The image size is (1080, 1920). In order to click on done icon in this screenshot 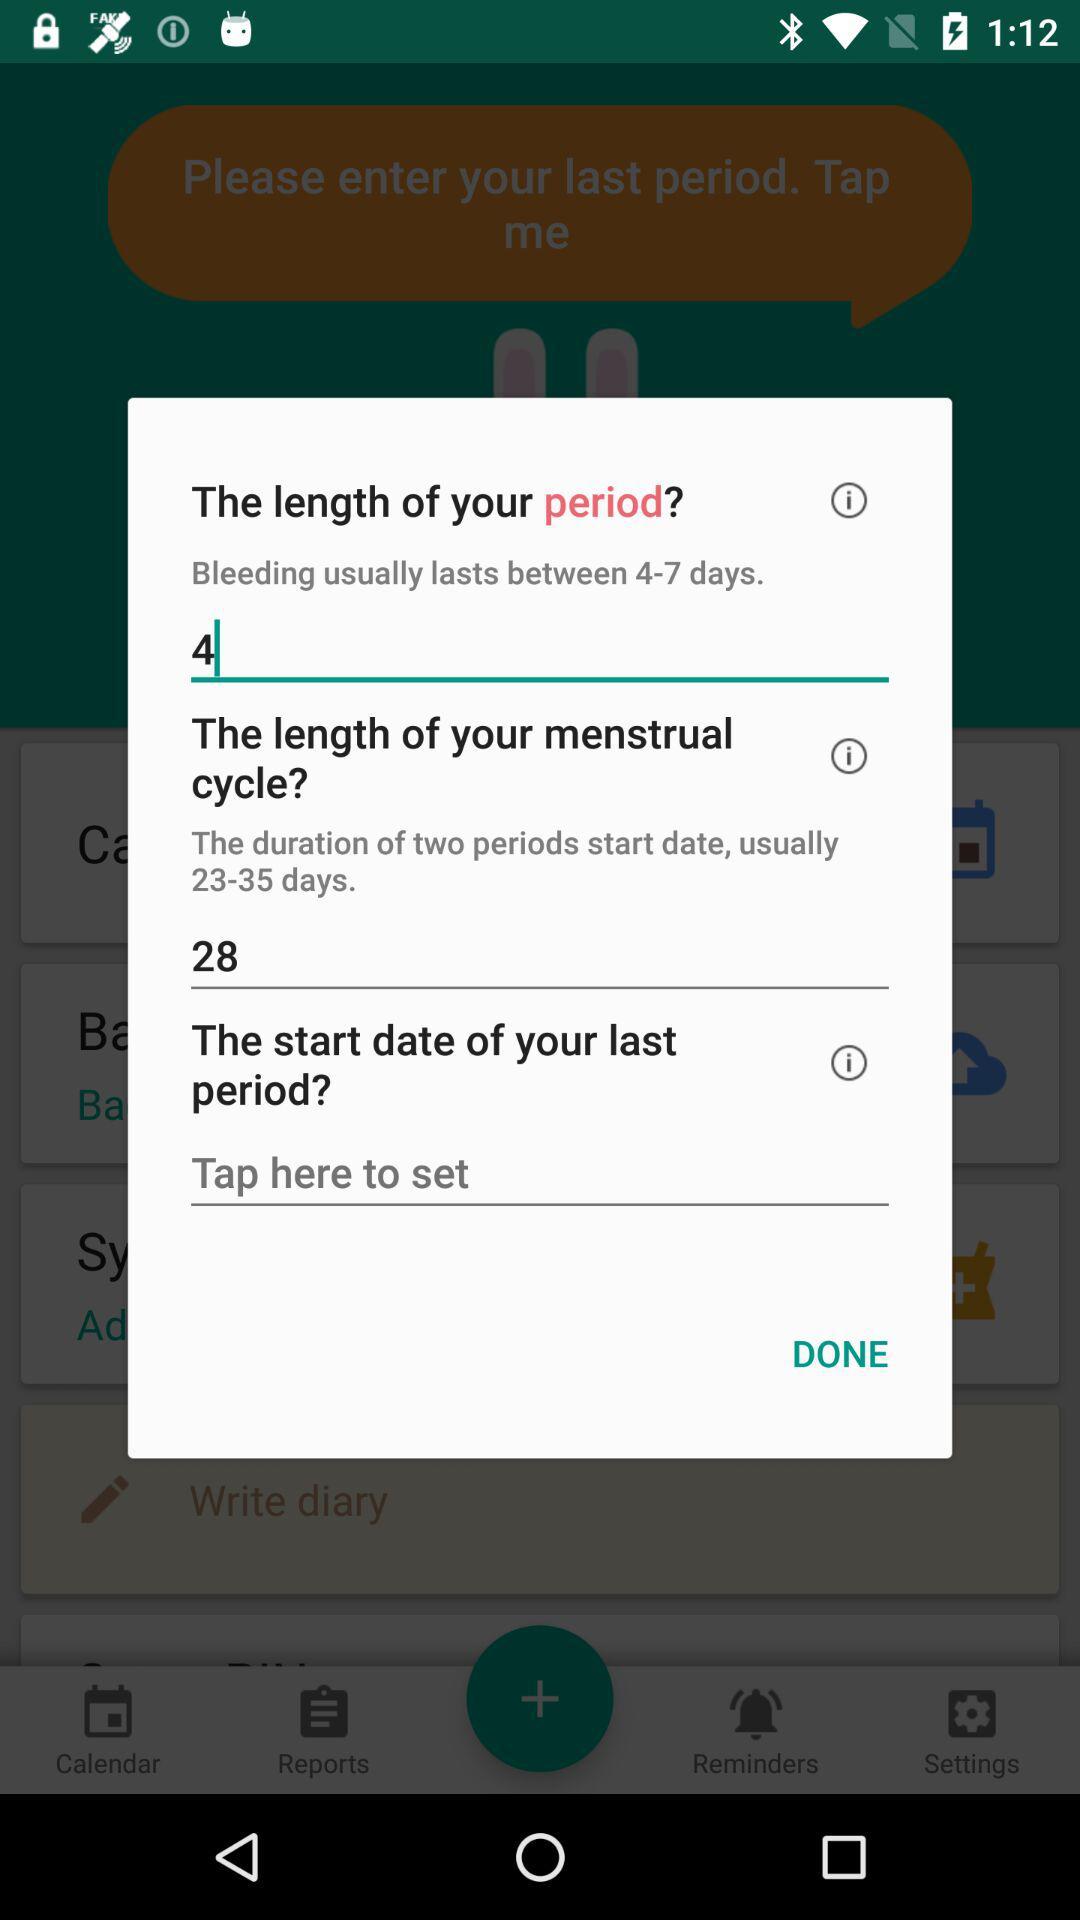, I will do `click(840, 1353)`.